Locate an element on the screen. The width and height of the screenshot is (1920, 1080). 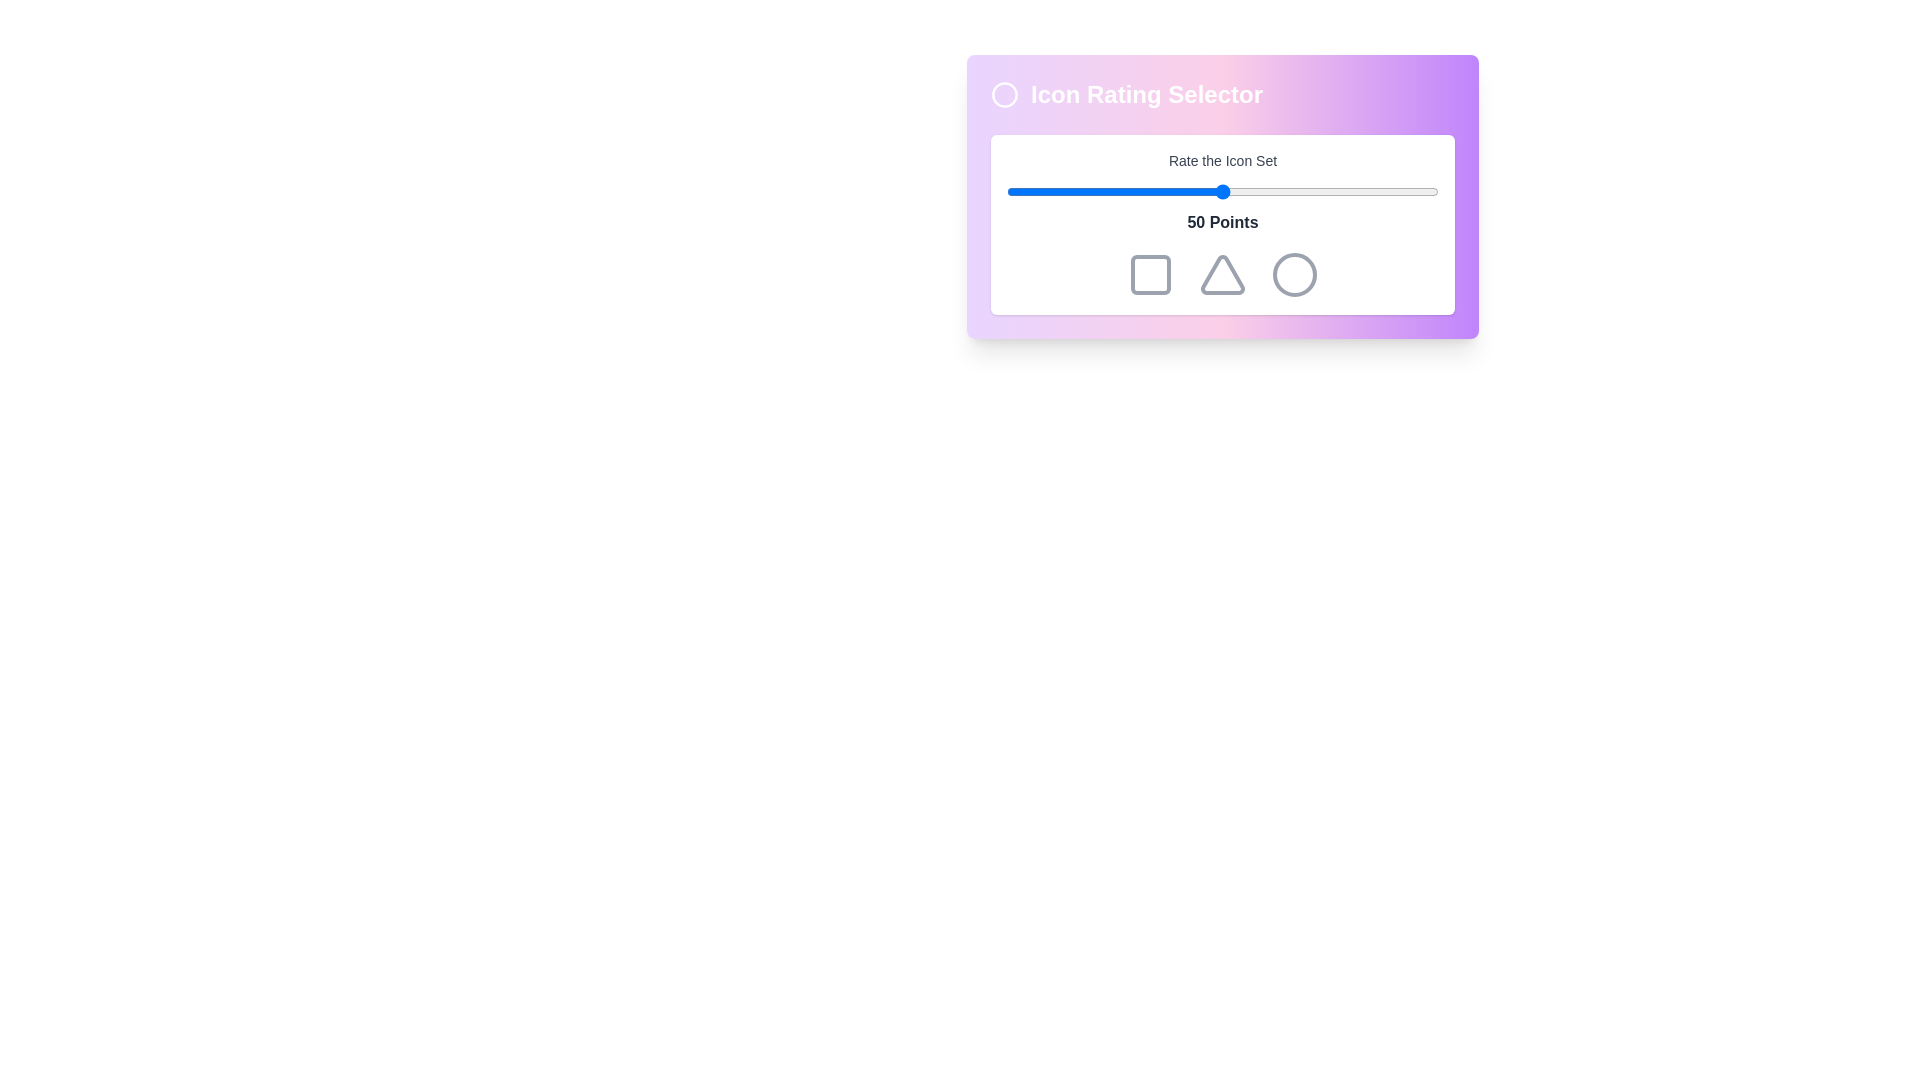
the slider to 51 percent to observe the color changes of the icons is located at coordinates (1226, 192).